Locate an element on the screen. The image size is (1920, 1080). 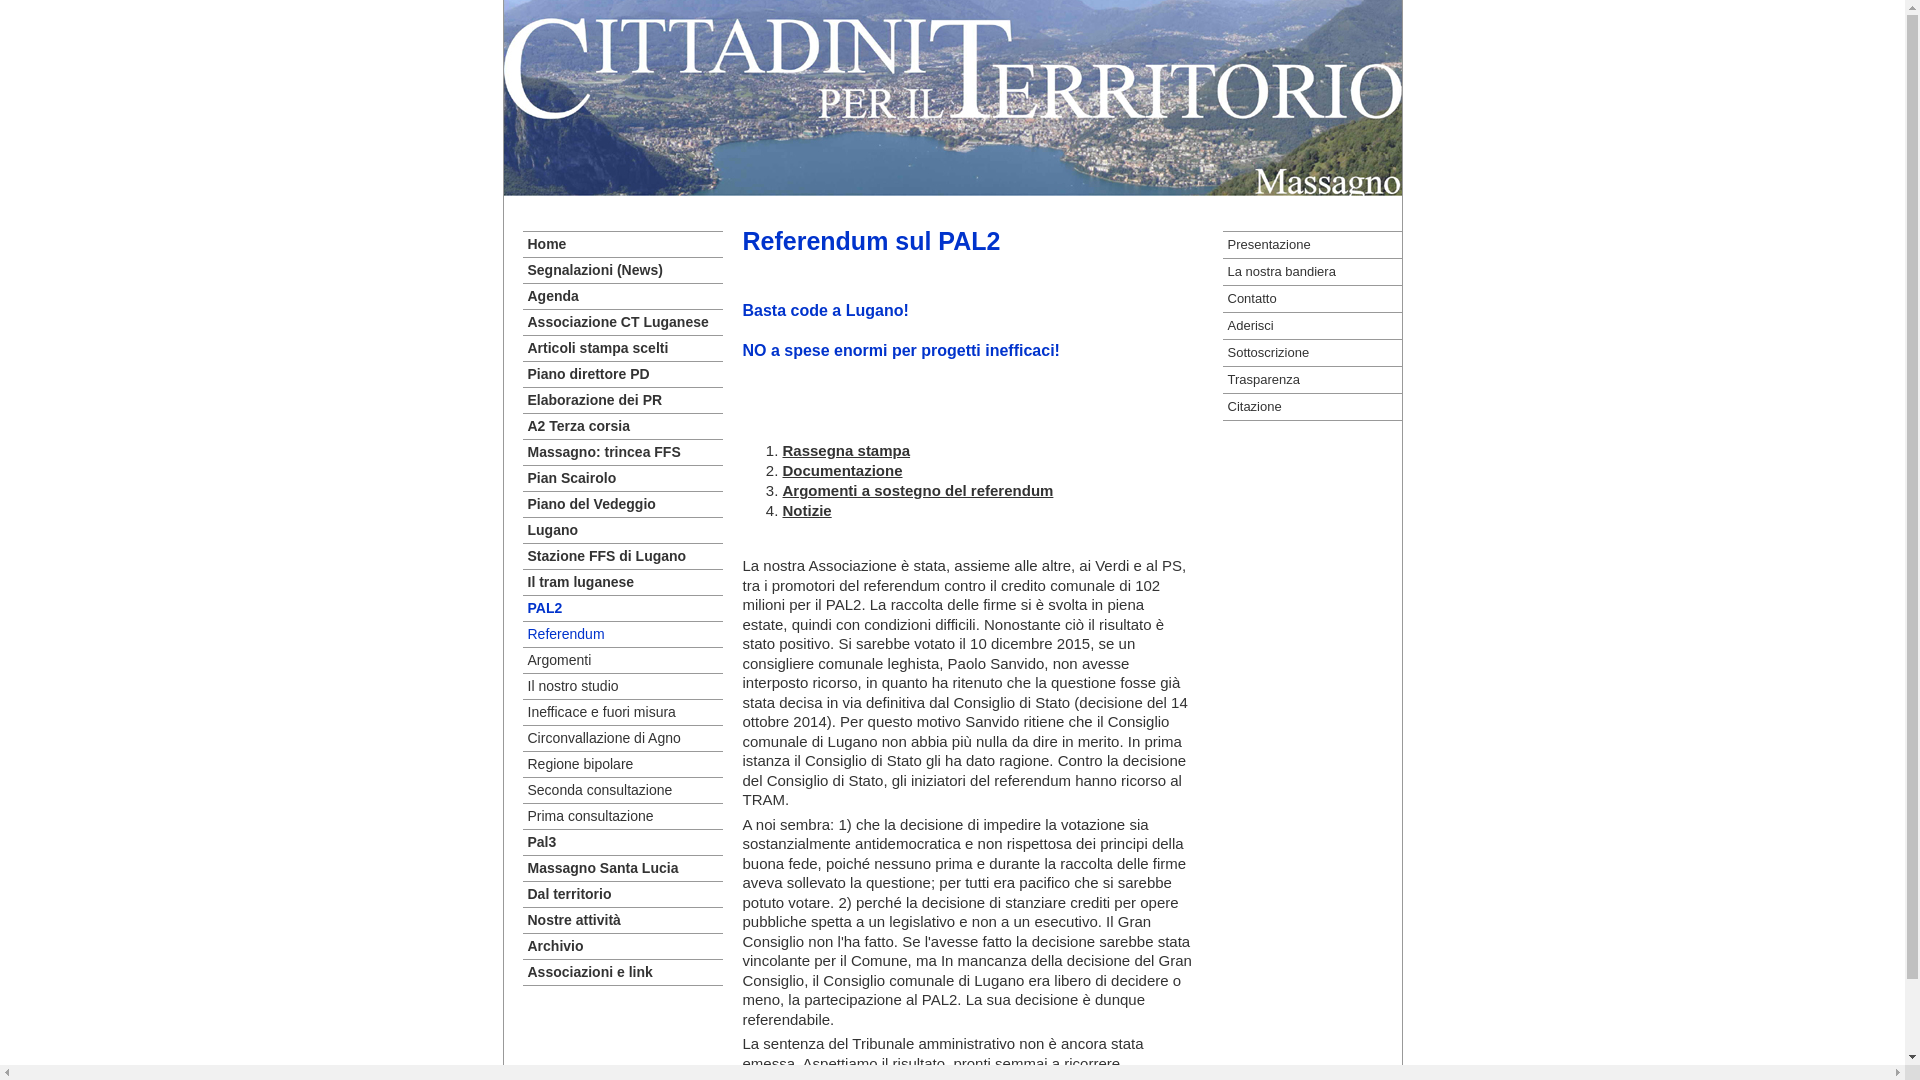
'La nostra bandiera' is located at coordinates (1221, 272).